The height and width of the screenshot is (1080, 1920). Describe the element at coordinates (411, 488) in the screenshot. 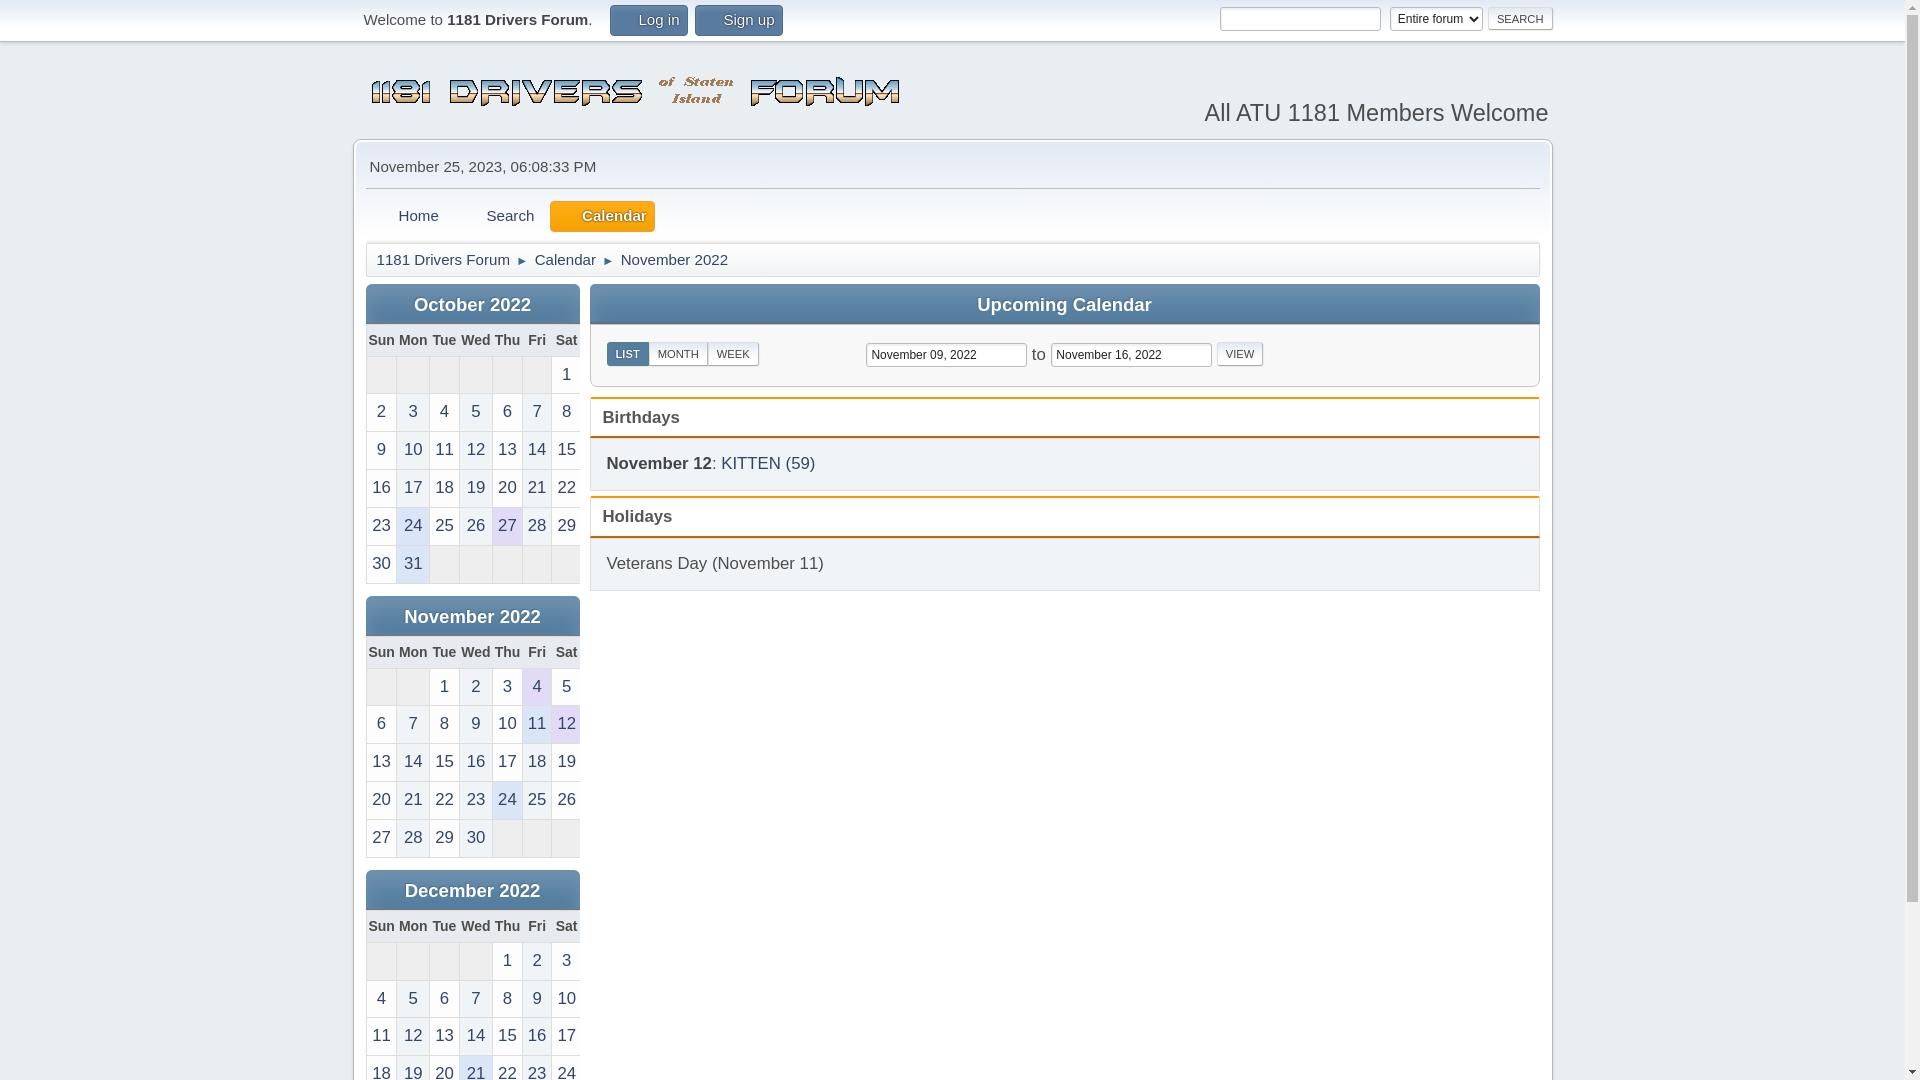

I see `'17'` at that location.